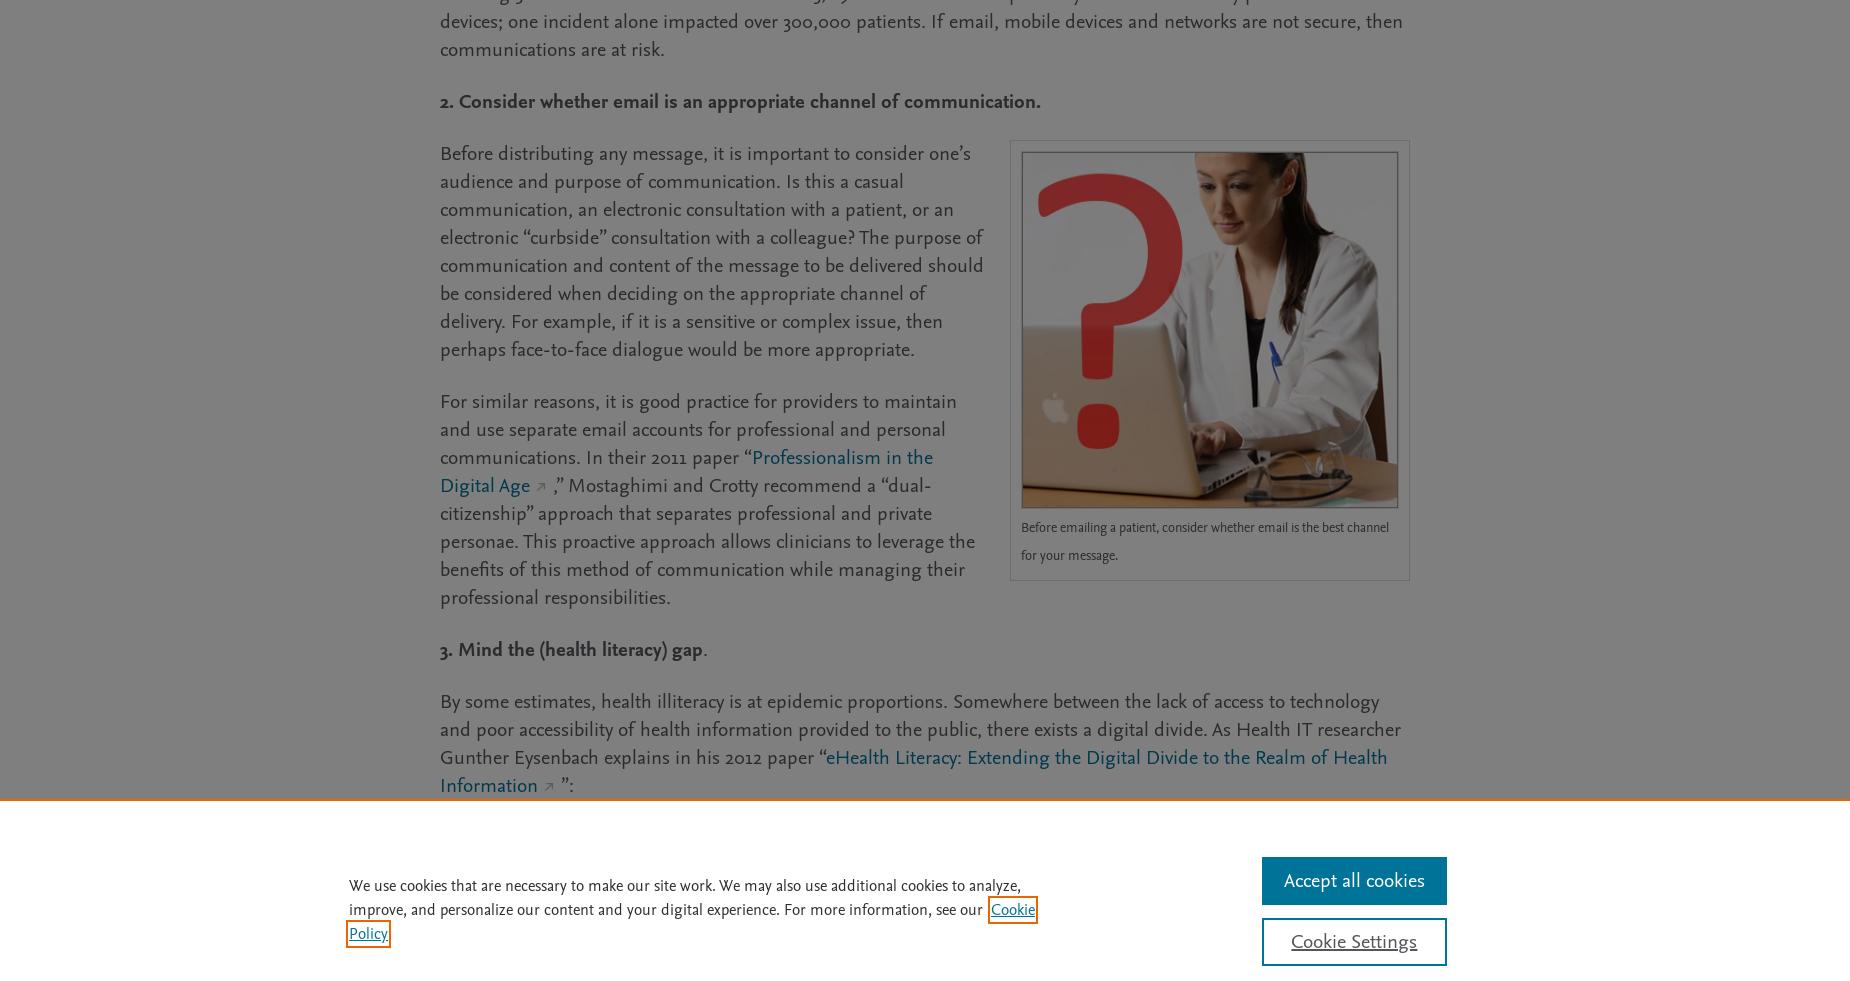 The width and height of the screenshot is (1850, 981). I want to click on 'Before distributing any message, it is important to consider one’s audience and purpose of communication. Is this a casual communication, an electronic consultation with a patient, or an electronic “curbside” consultation with a colleague? The purpose of communication and content
  of the message to be delivered should be considered when deciding on the appropriate channel of delivery. For example, if it is a sensitive or complex issue, then perhaps face-to-face dialogue would be more appropriate.', so click(712, 250).